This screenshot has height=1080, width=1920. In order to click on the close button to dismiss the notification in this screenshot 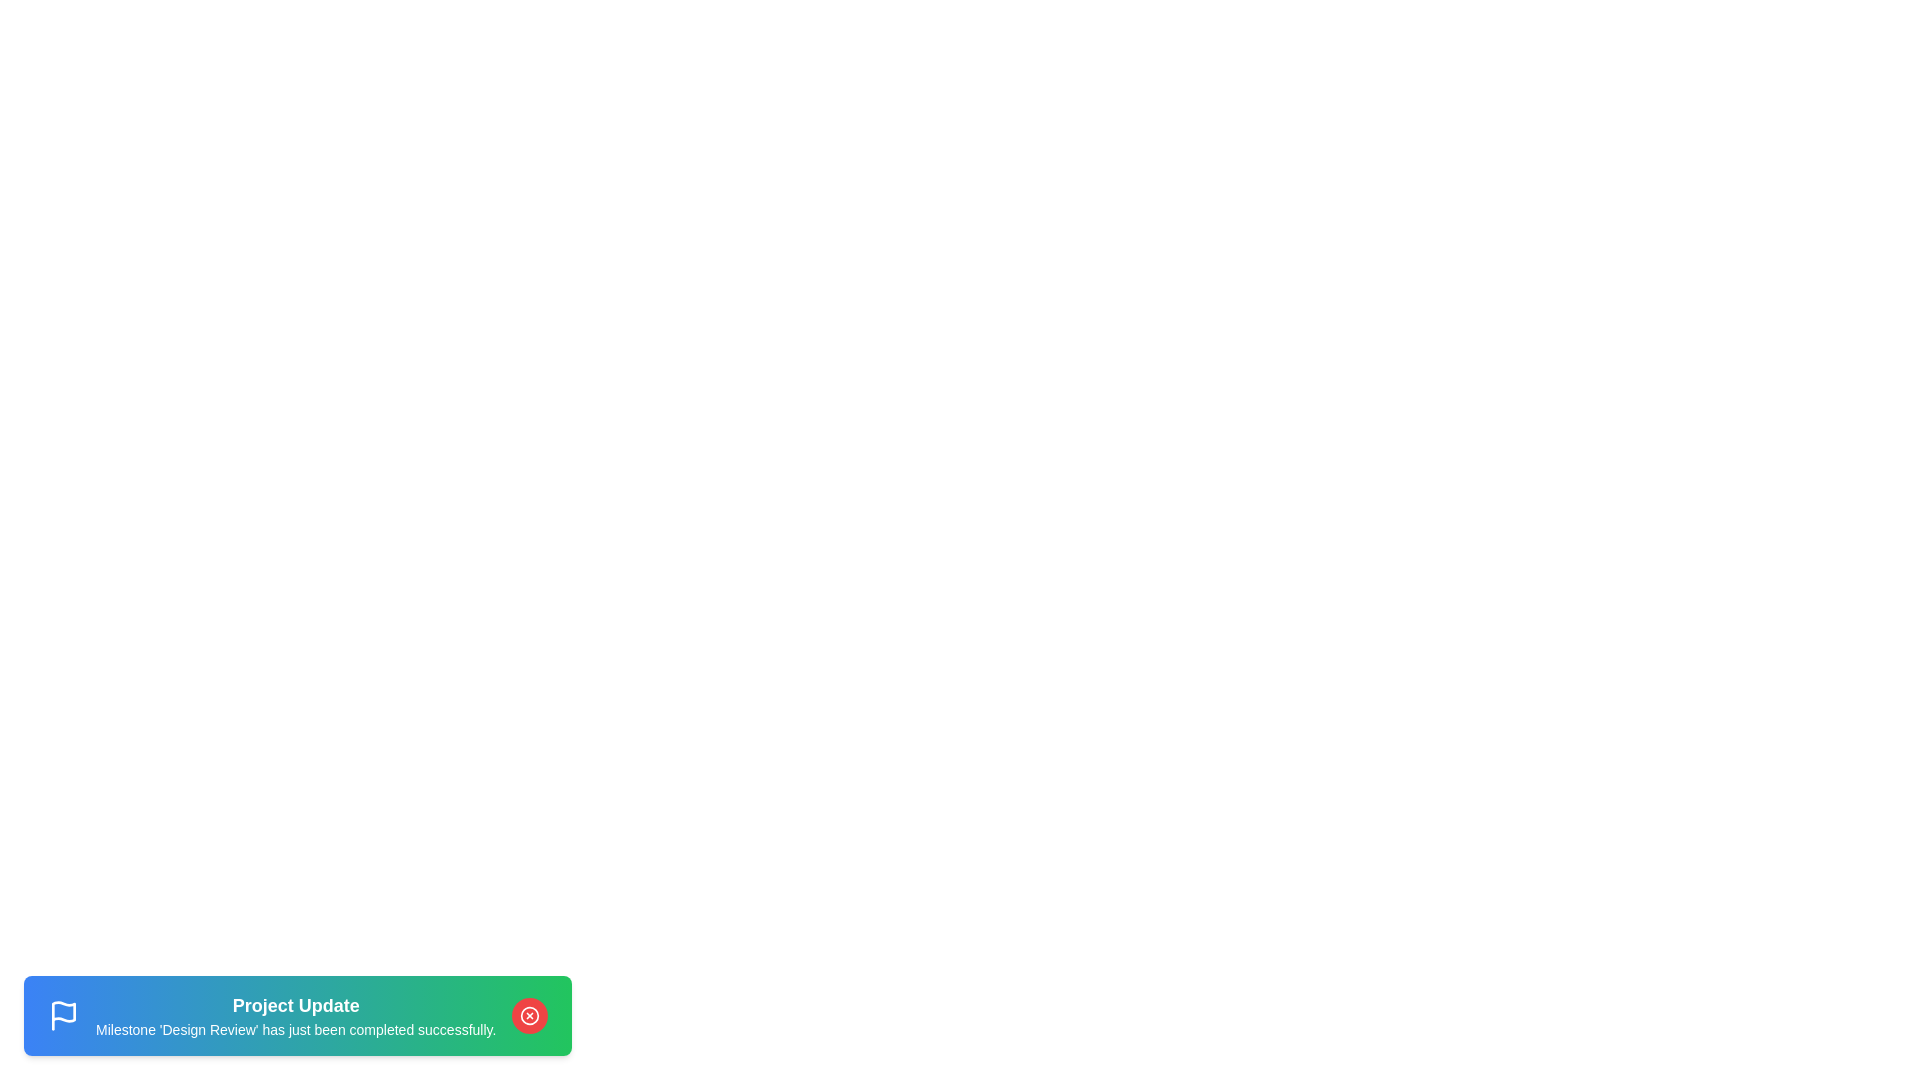, I will do `click(529, 1015)`.